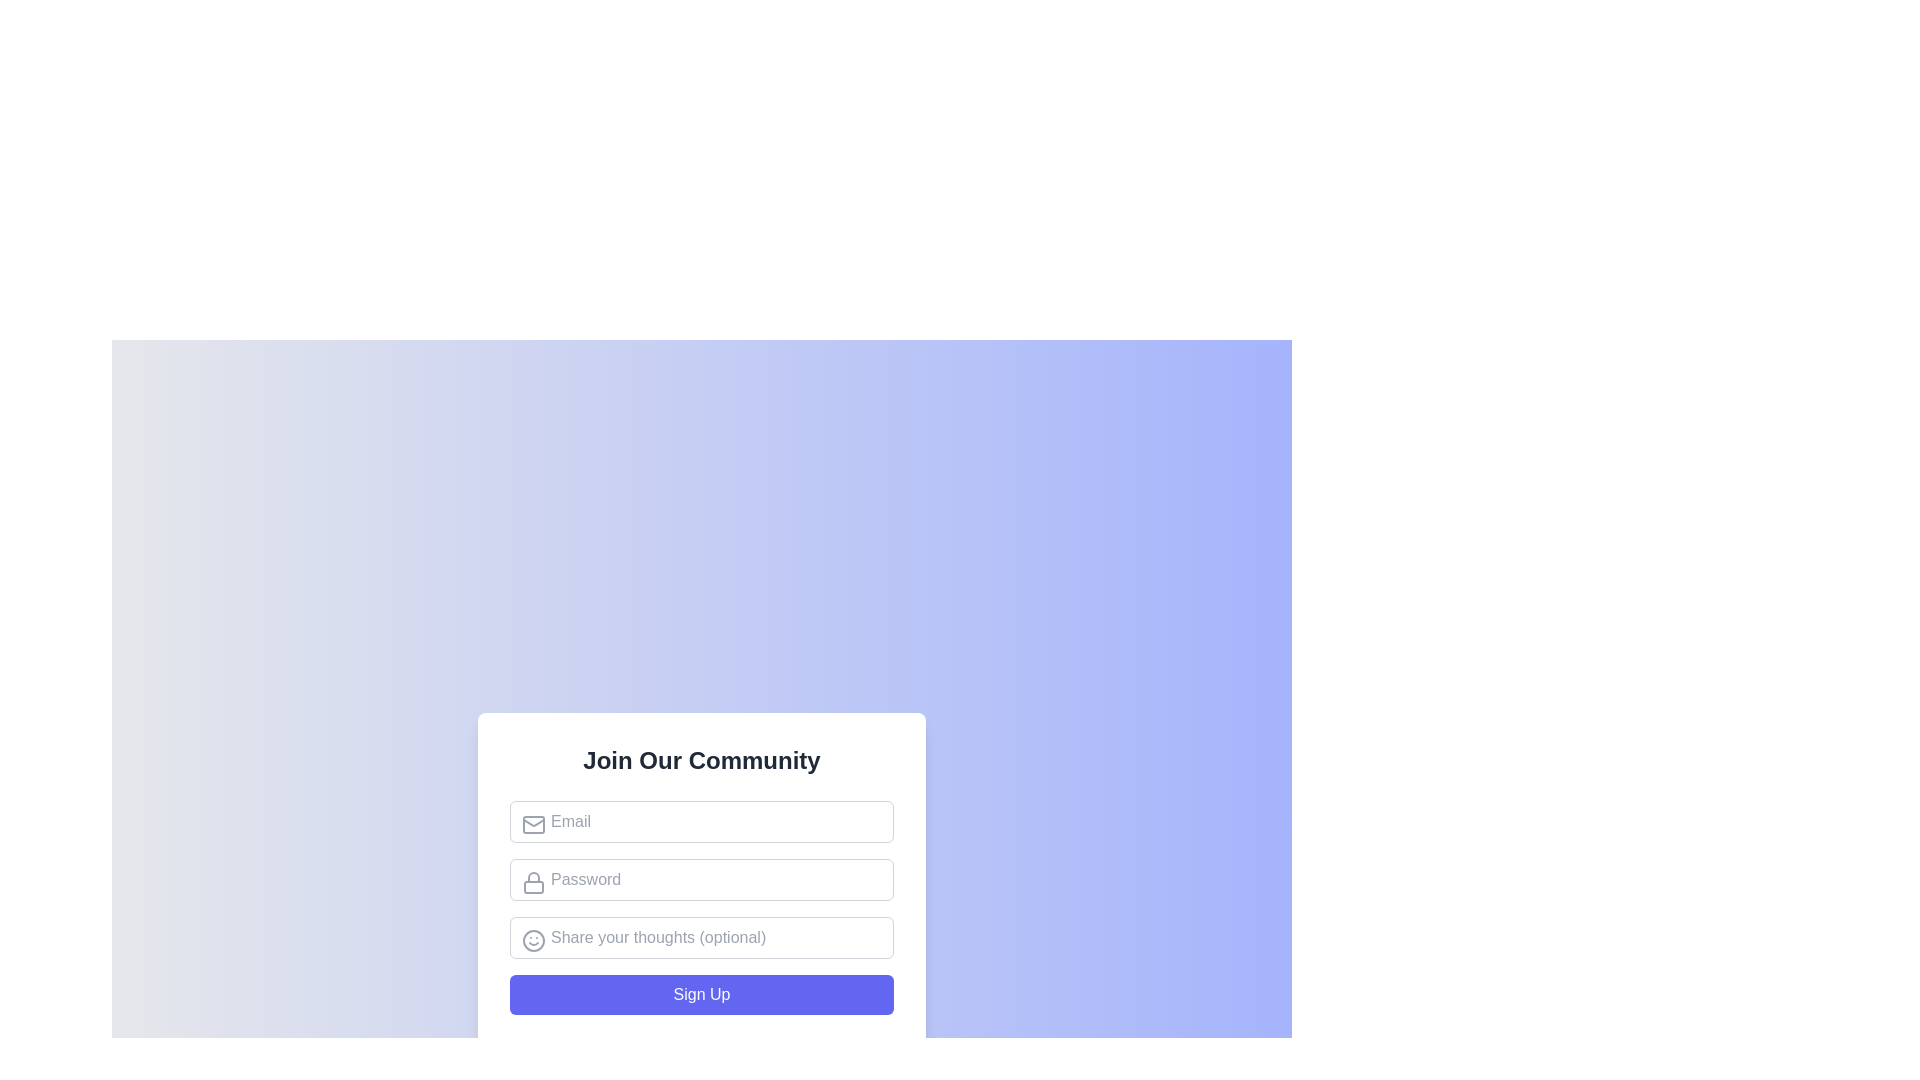  Describe the element at coordinates (701, 760) in the screenshot. I see `the Text Label that serves as a title for the user sign-up section, which is centrally located above the input fields and the 'Sign Up' button` at that location.